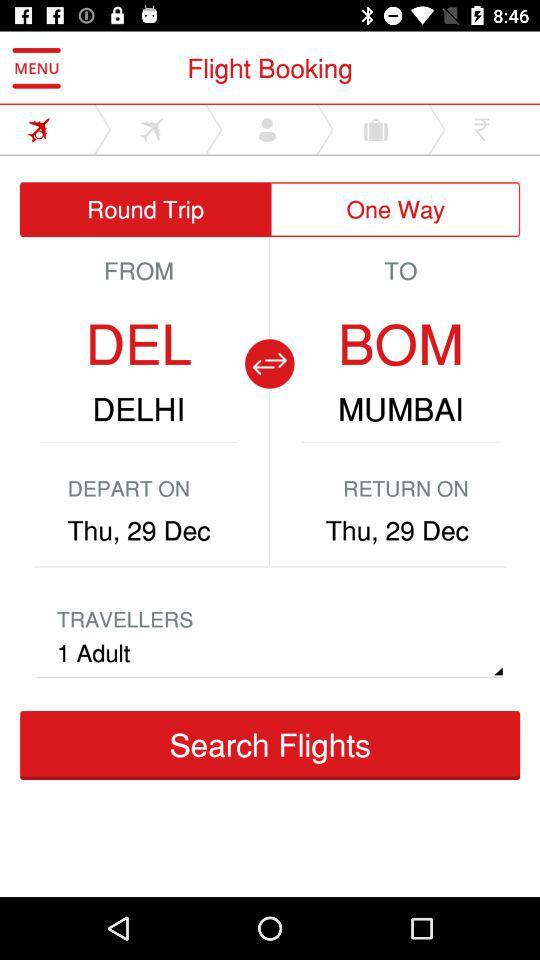 This screenshot has width=540, height=960. Describe the element at coordinates (400, 344) in the screenshot. I see `the bom icon` at that location.